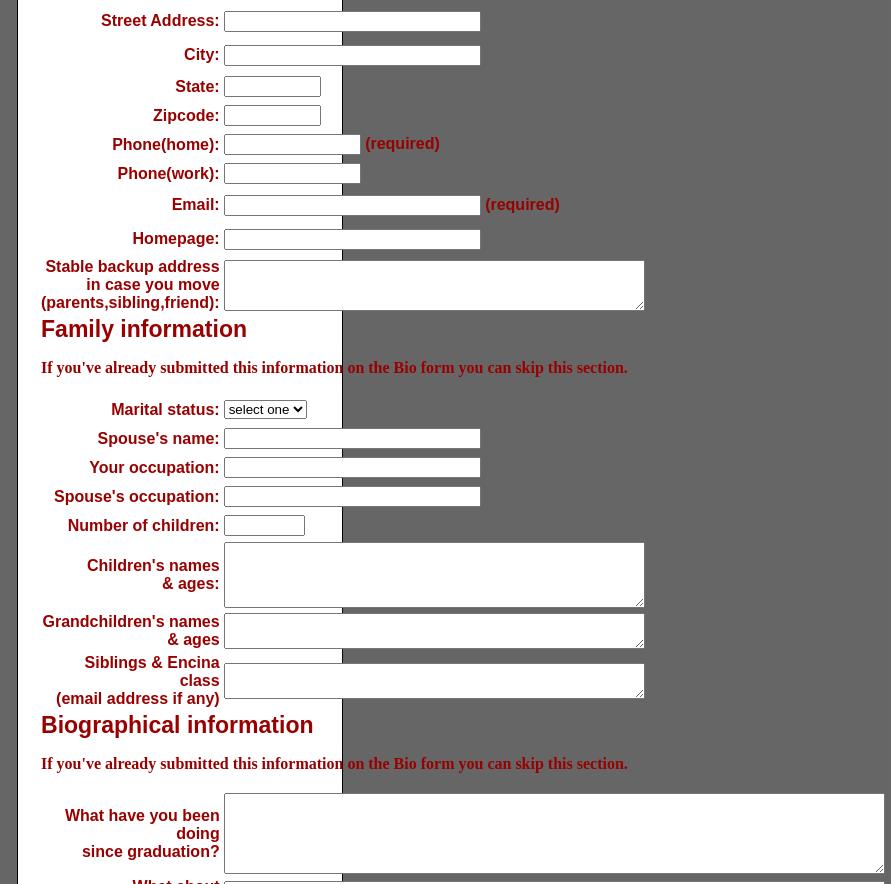 This screenshot has width=891, height=884. What do you see at coordinates (100, 20) in the screenshot?
I see `'Street Address:'` at bounding box center [100, 20].